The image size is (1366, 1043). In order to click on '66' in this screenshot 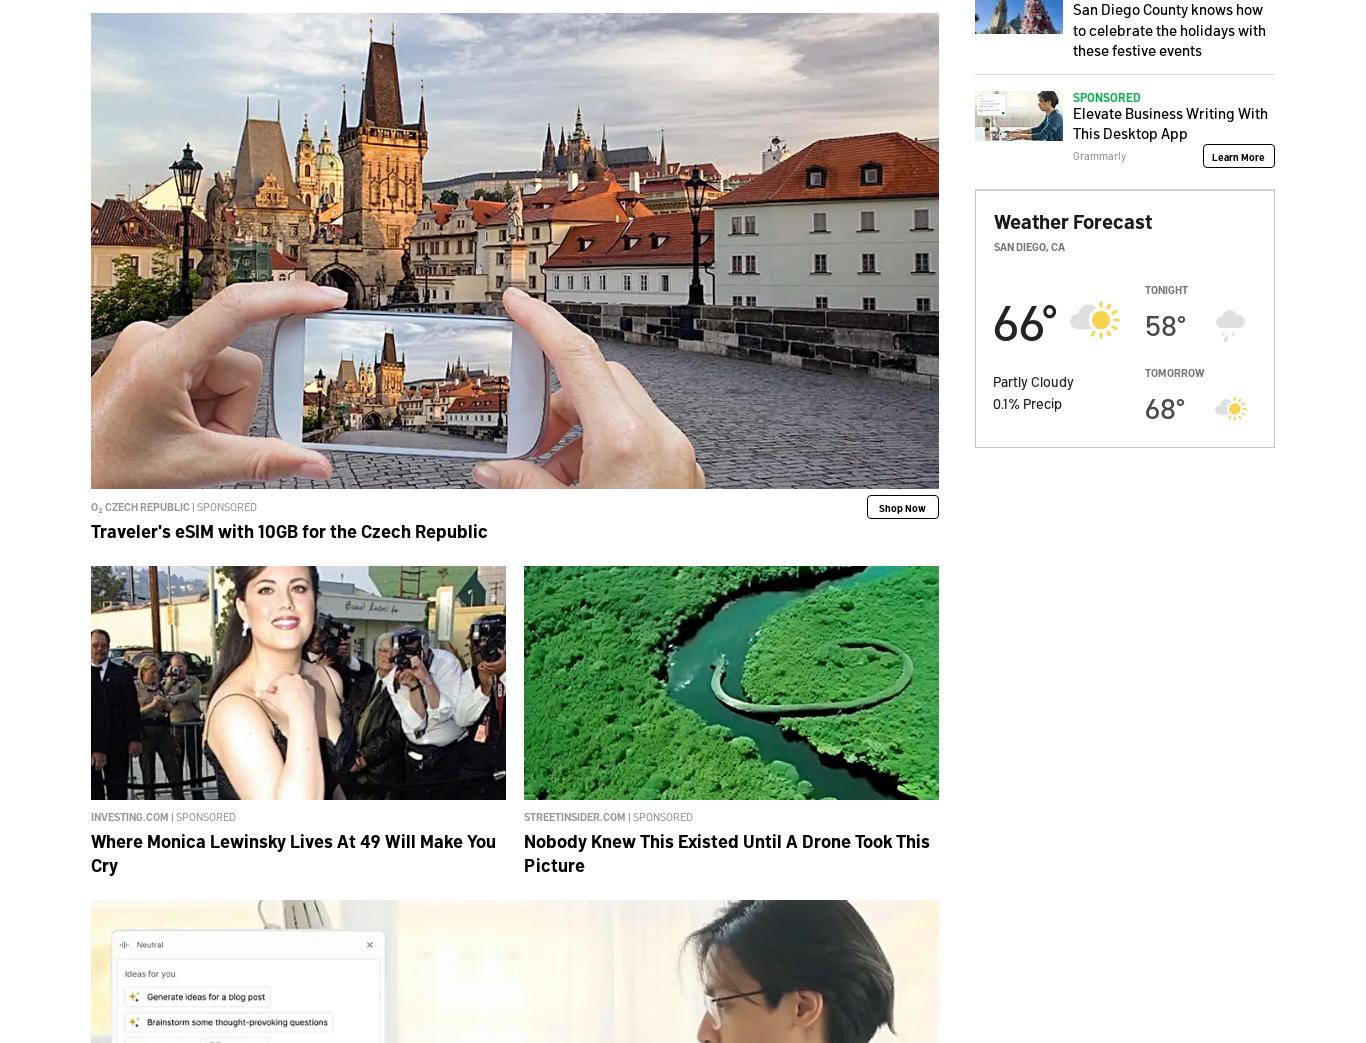, I will do `click(1017, 317)`.